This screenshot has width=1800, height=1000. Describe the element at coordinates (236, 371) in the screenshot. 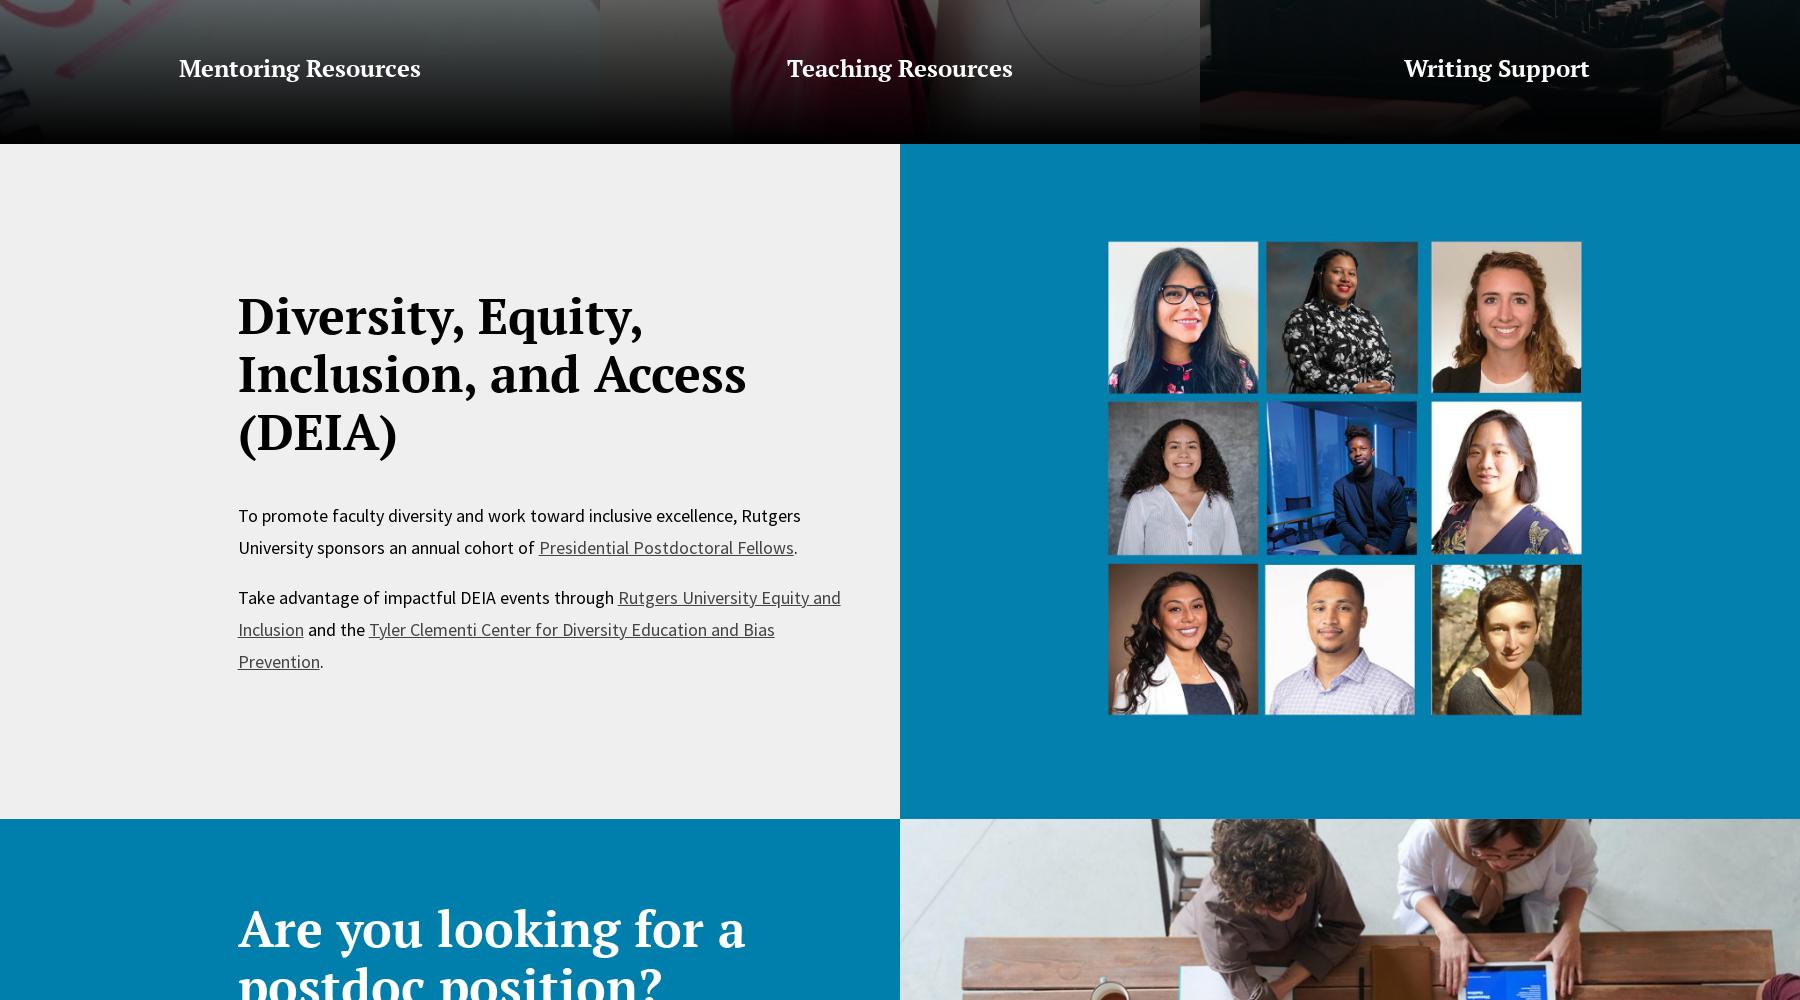

I see `'Diversity, Equity, Inclusion, and Access (DEIA)'` at that location.